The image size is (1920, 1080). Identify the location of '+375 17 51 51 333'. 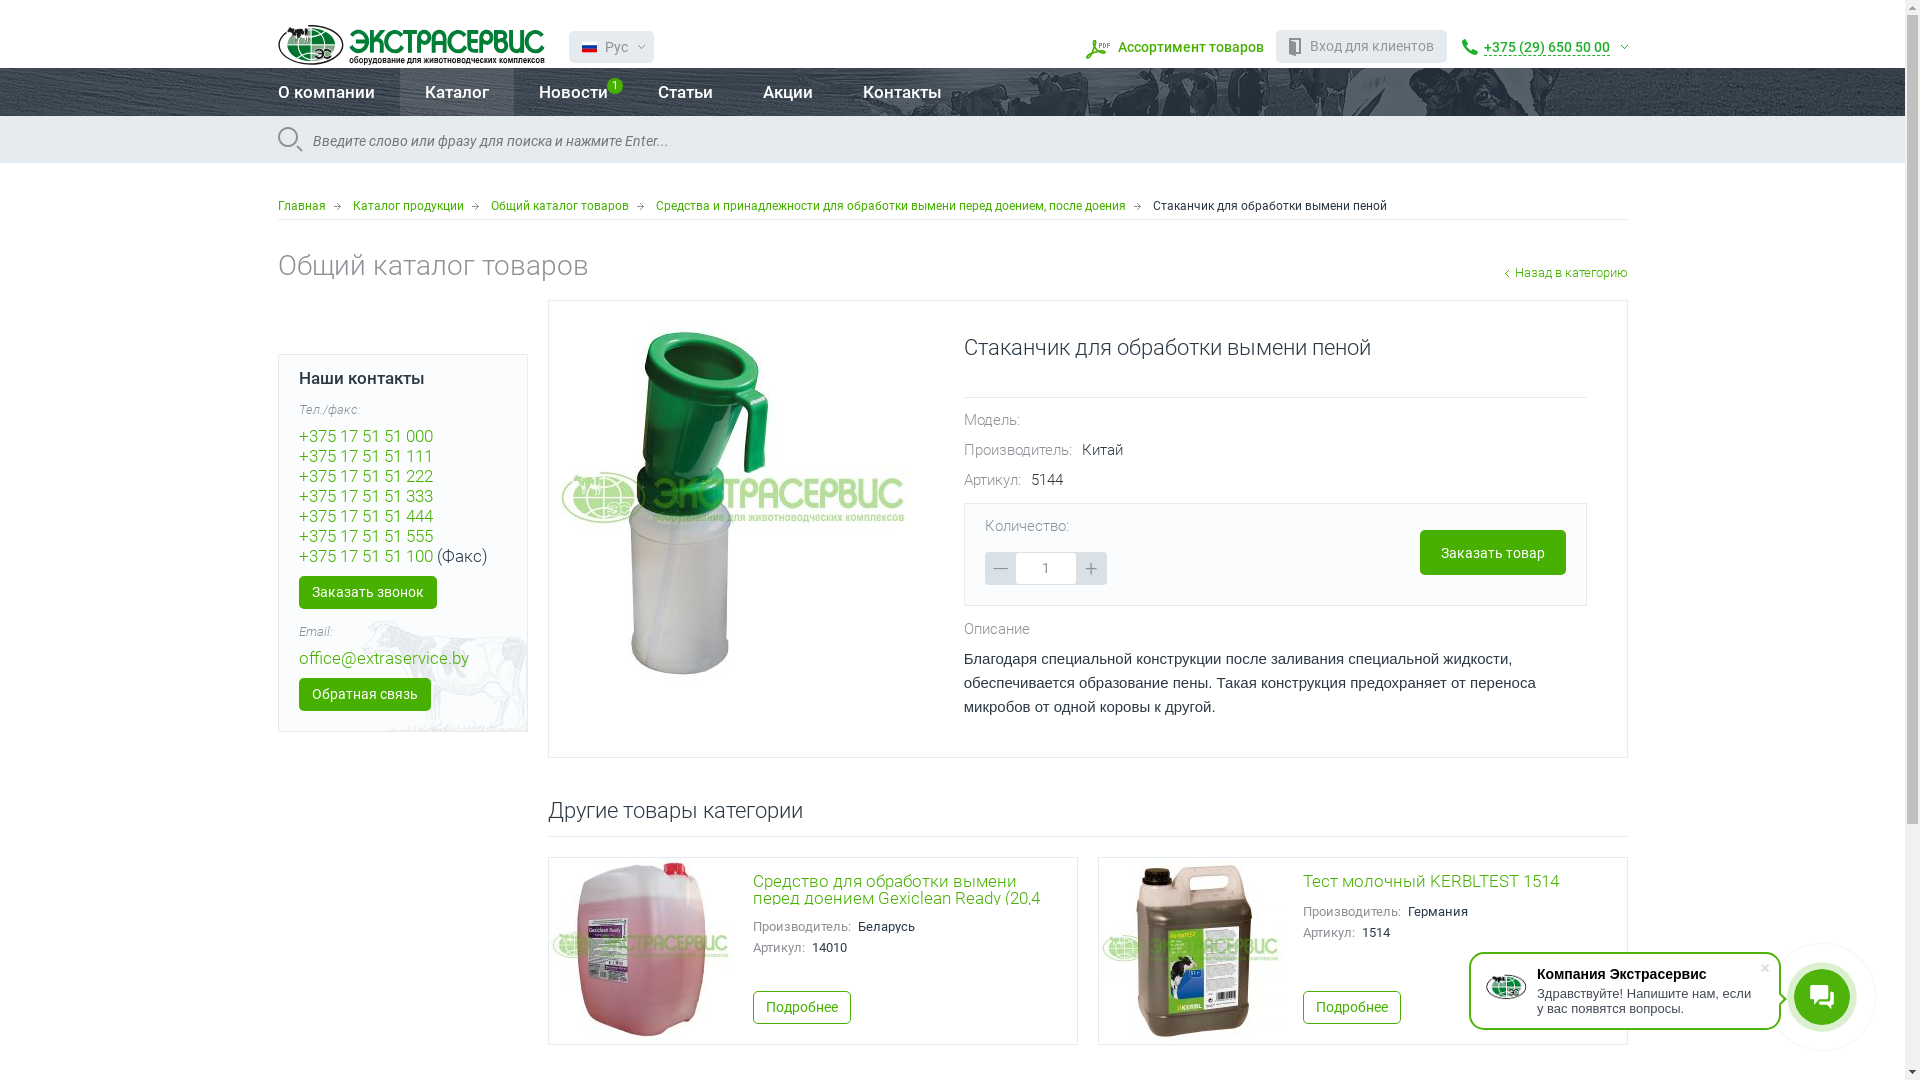
(364, 495).